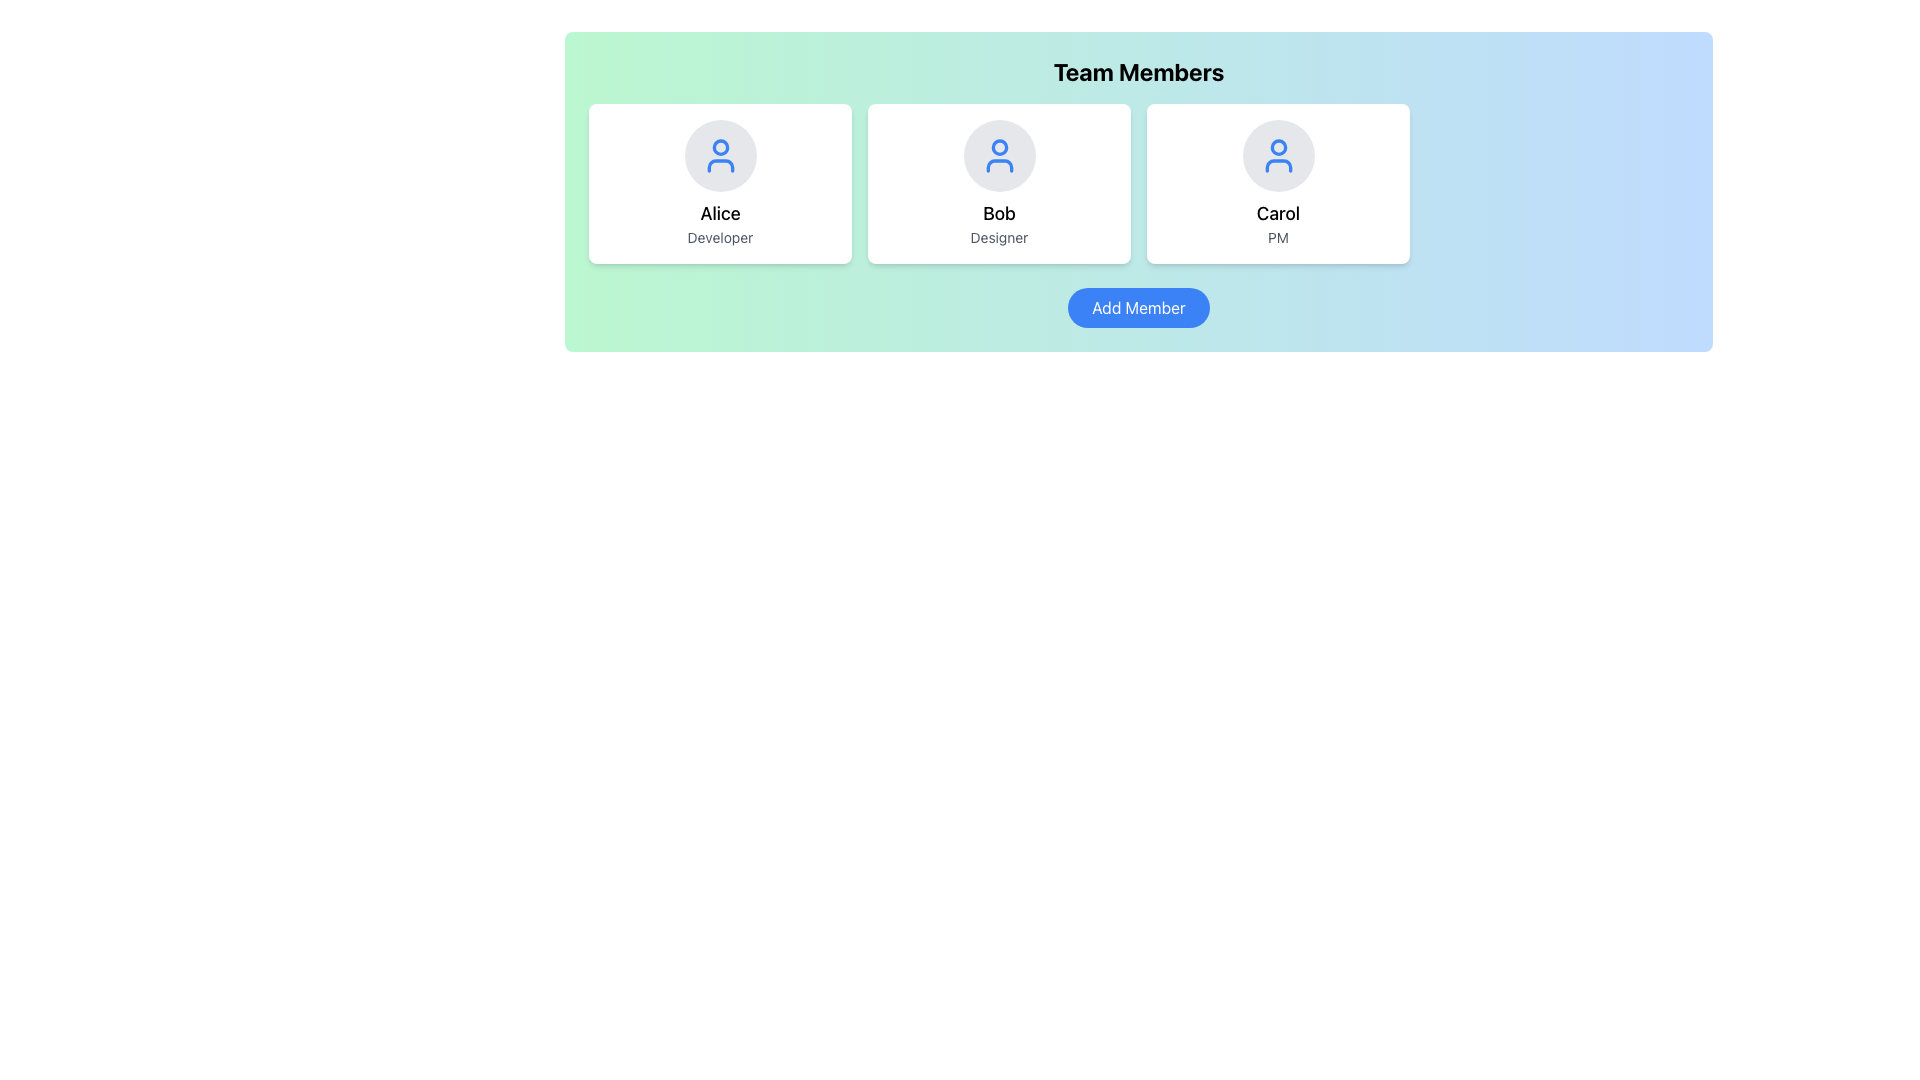 This screenshot has width=1920, height=1080. Describe the element at coordinates (1277, 213) in the screenshot. I see `name label text for the user profile card located in the team members list, which is positioned below the avatar image and above the label 'PM'` at that location.